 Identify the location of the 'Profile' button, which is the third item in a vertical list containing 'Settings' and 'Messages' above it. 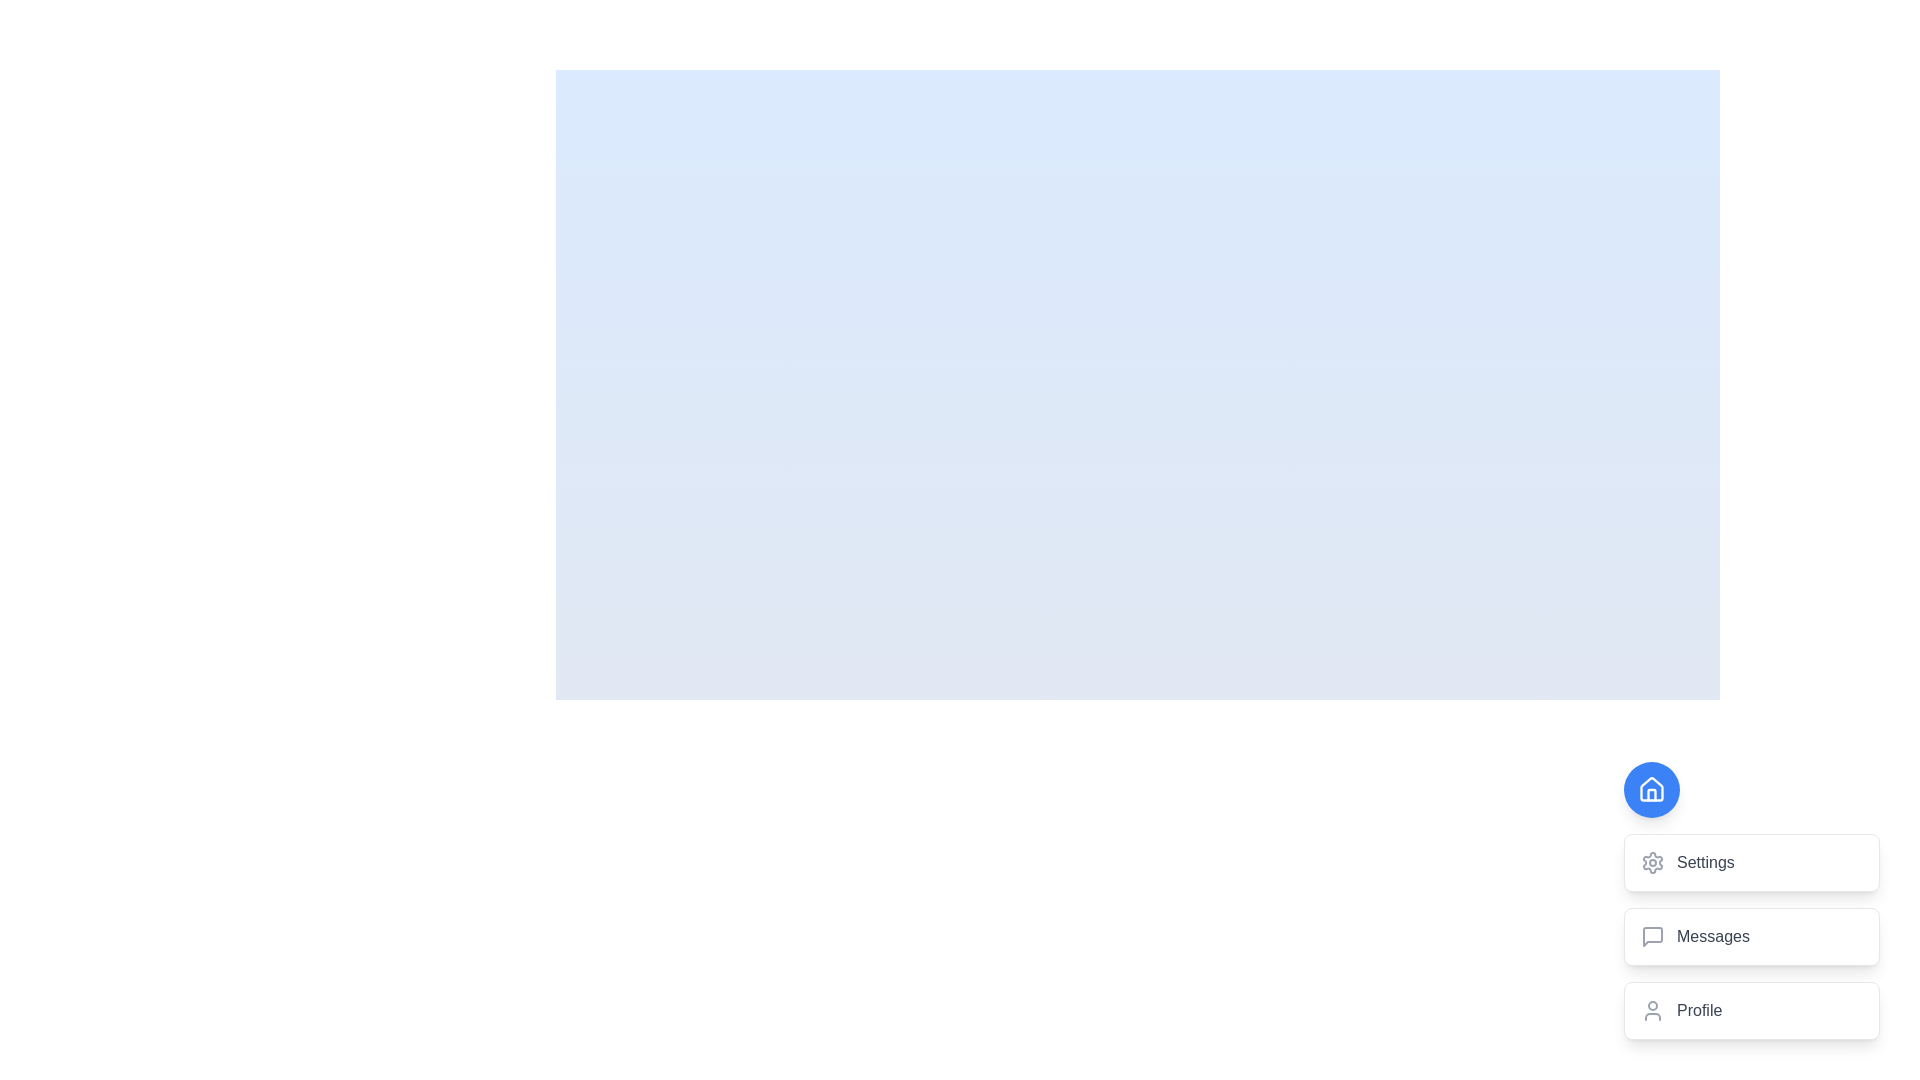
(1751, 1010).